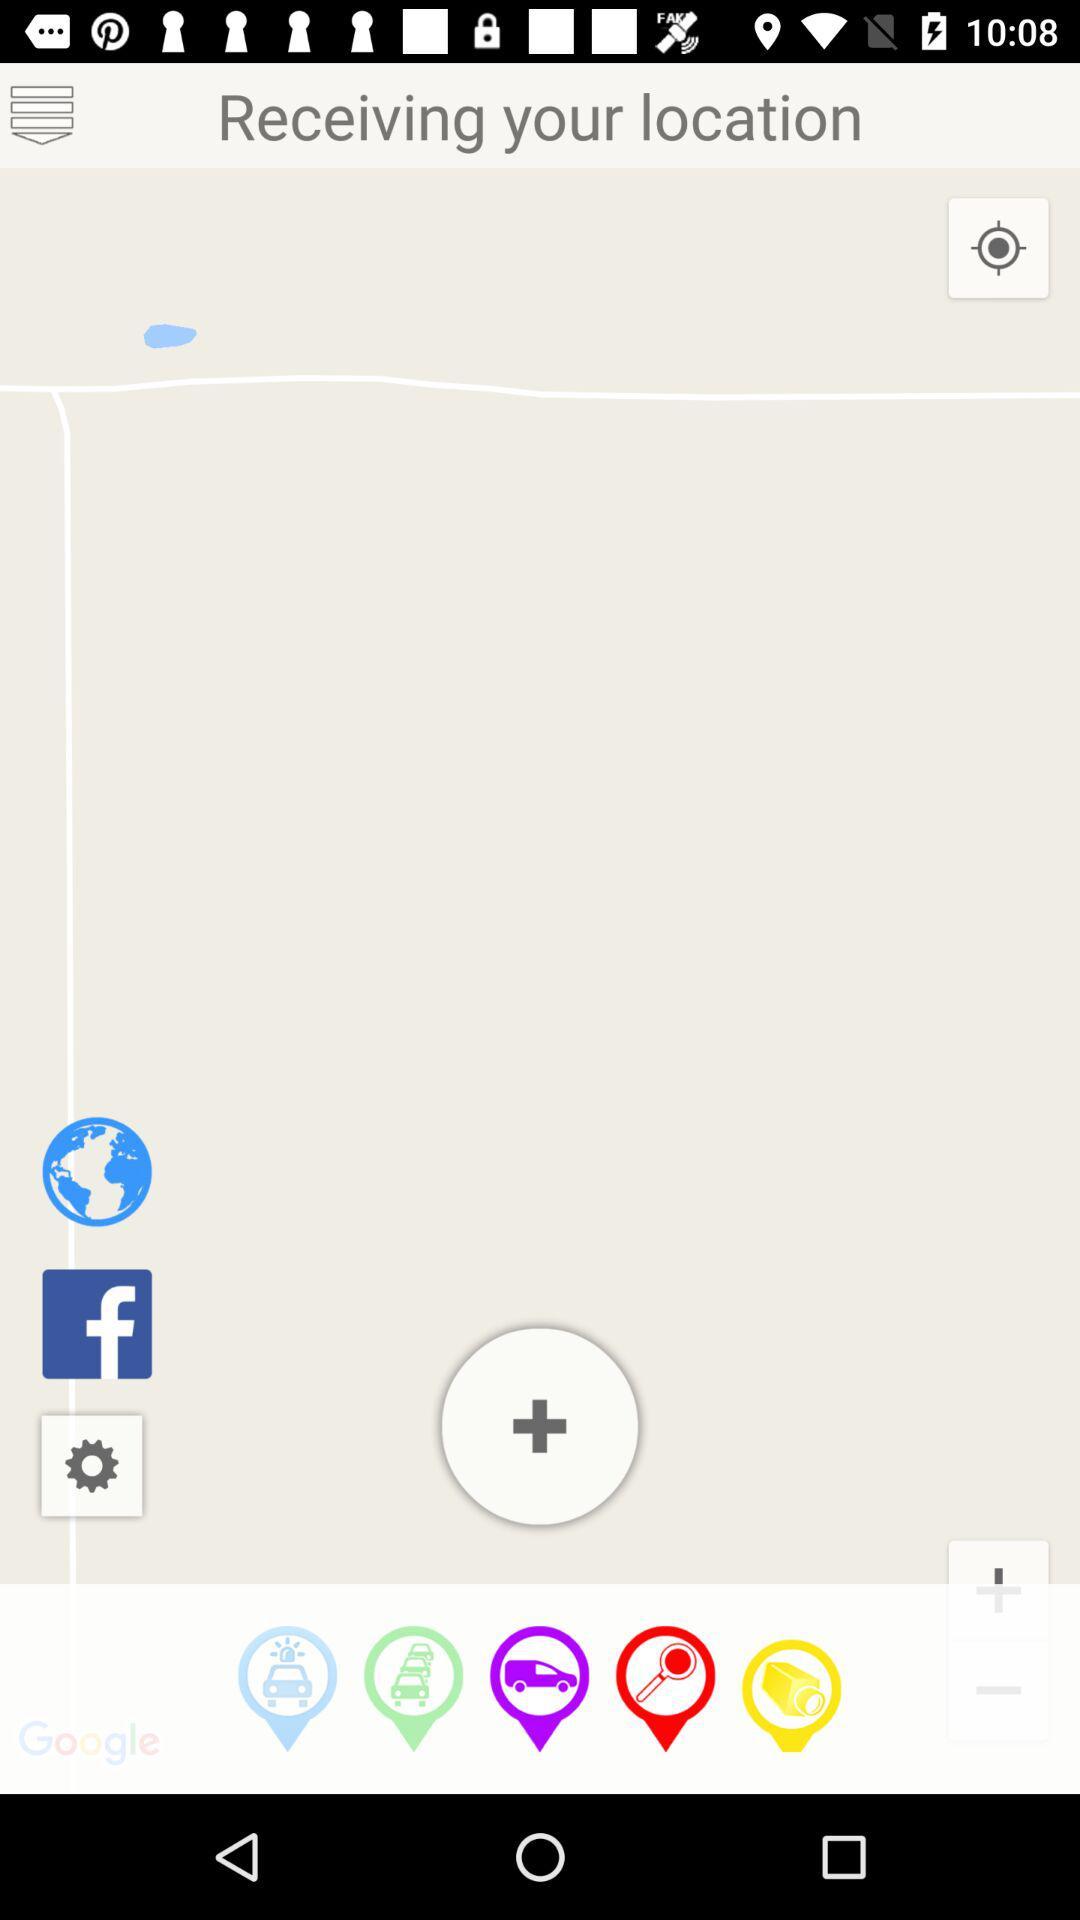  Describe the element at coordinates (97, 1171) in the screenshot. I see `home` at that location.